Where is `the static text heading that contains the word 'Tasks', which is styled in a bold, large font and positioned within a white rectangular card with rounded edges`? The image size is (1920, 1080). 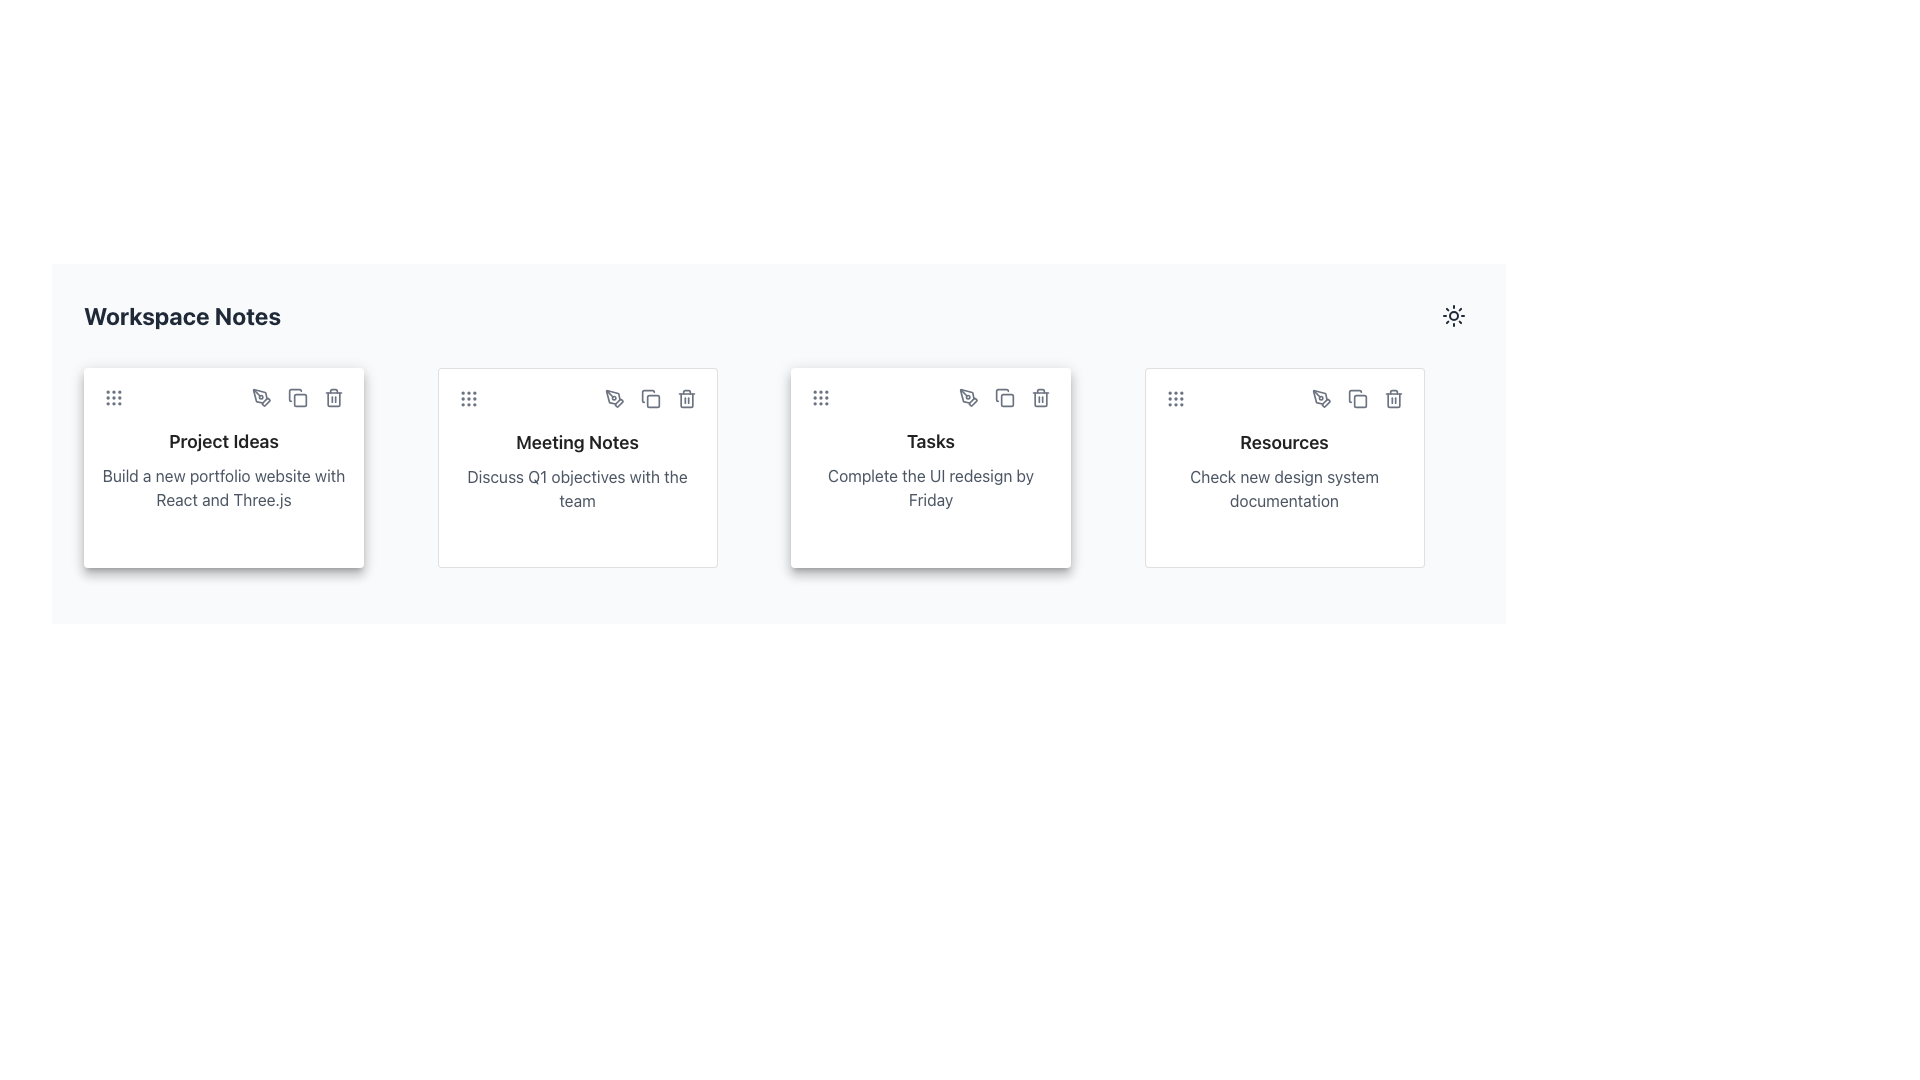 the static text heading that contains the word 'Tasks', which is styled in a bold, large font and positioned within a white rectangular card with rounded edges is located at coordinates (930, 441).